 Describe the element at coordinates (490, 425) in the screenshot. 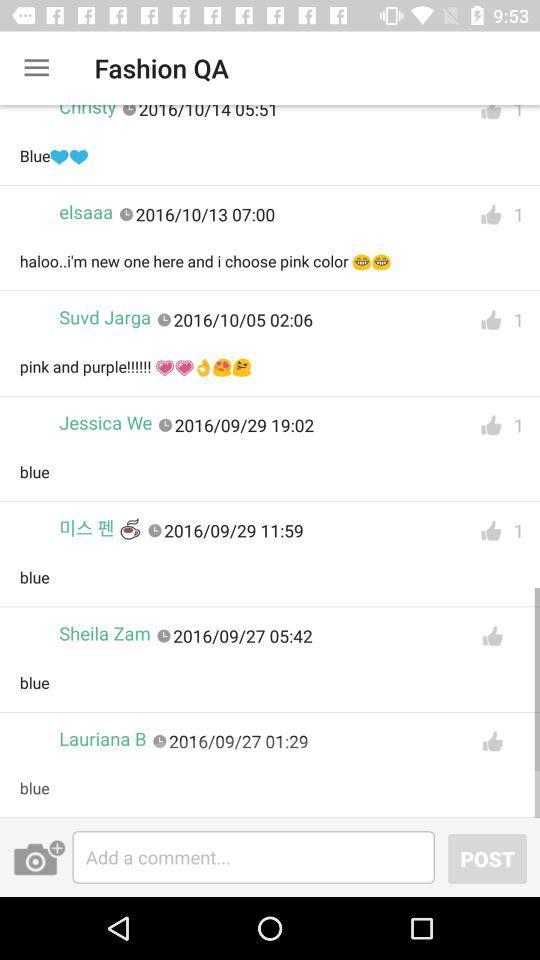

I see `like comment` at that location.